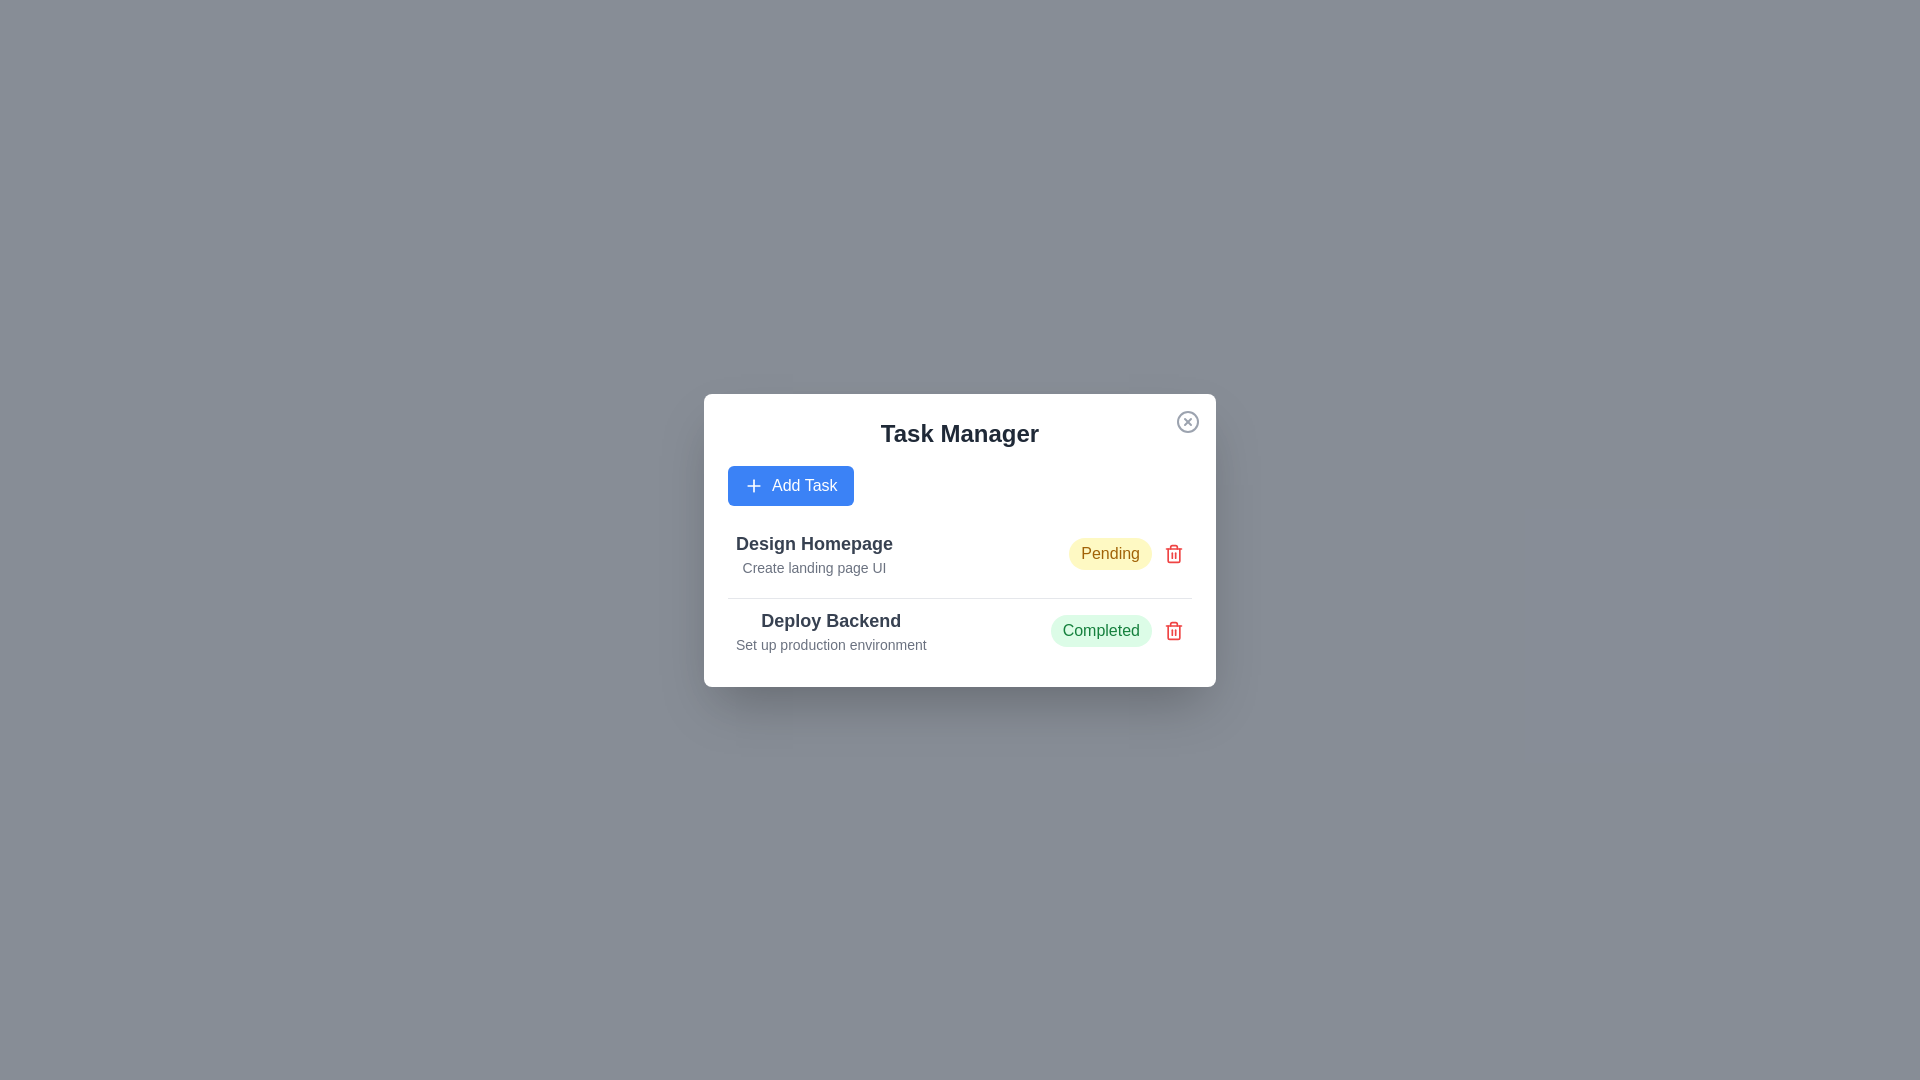 Image resolution: width=1920 pixels, height=1080 pixels. Describe the element at coordinates (1116, 630) in the screenshot. I see `the Status indicator tag that shows the completion of the 'Deploy Backend' task, located in the 'Task Manager' card layout` at that location.